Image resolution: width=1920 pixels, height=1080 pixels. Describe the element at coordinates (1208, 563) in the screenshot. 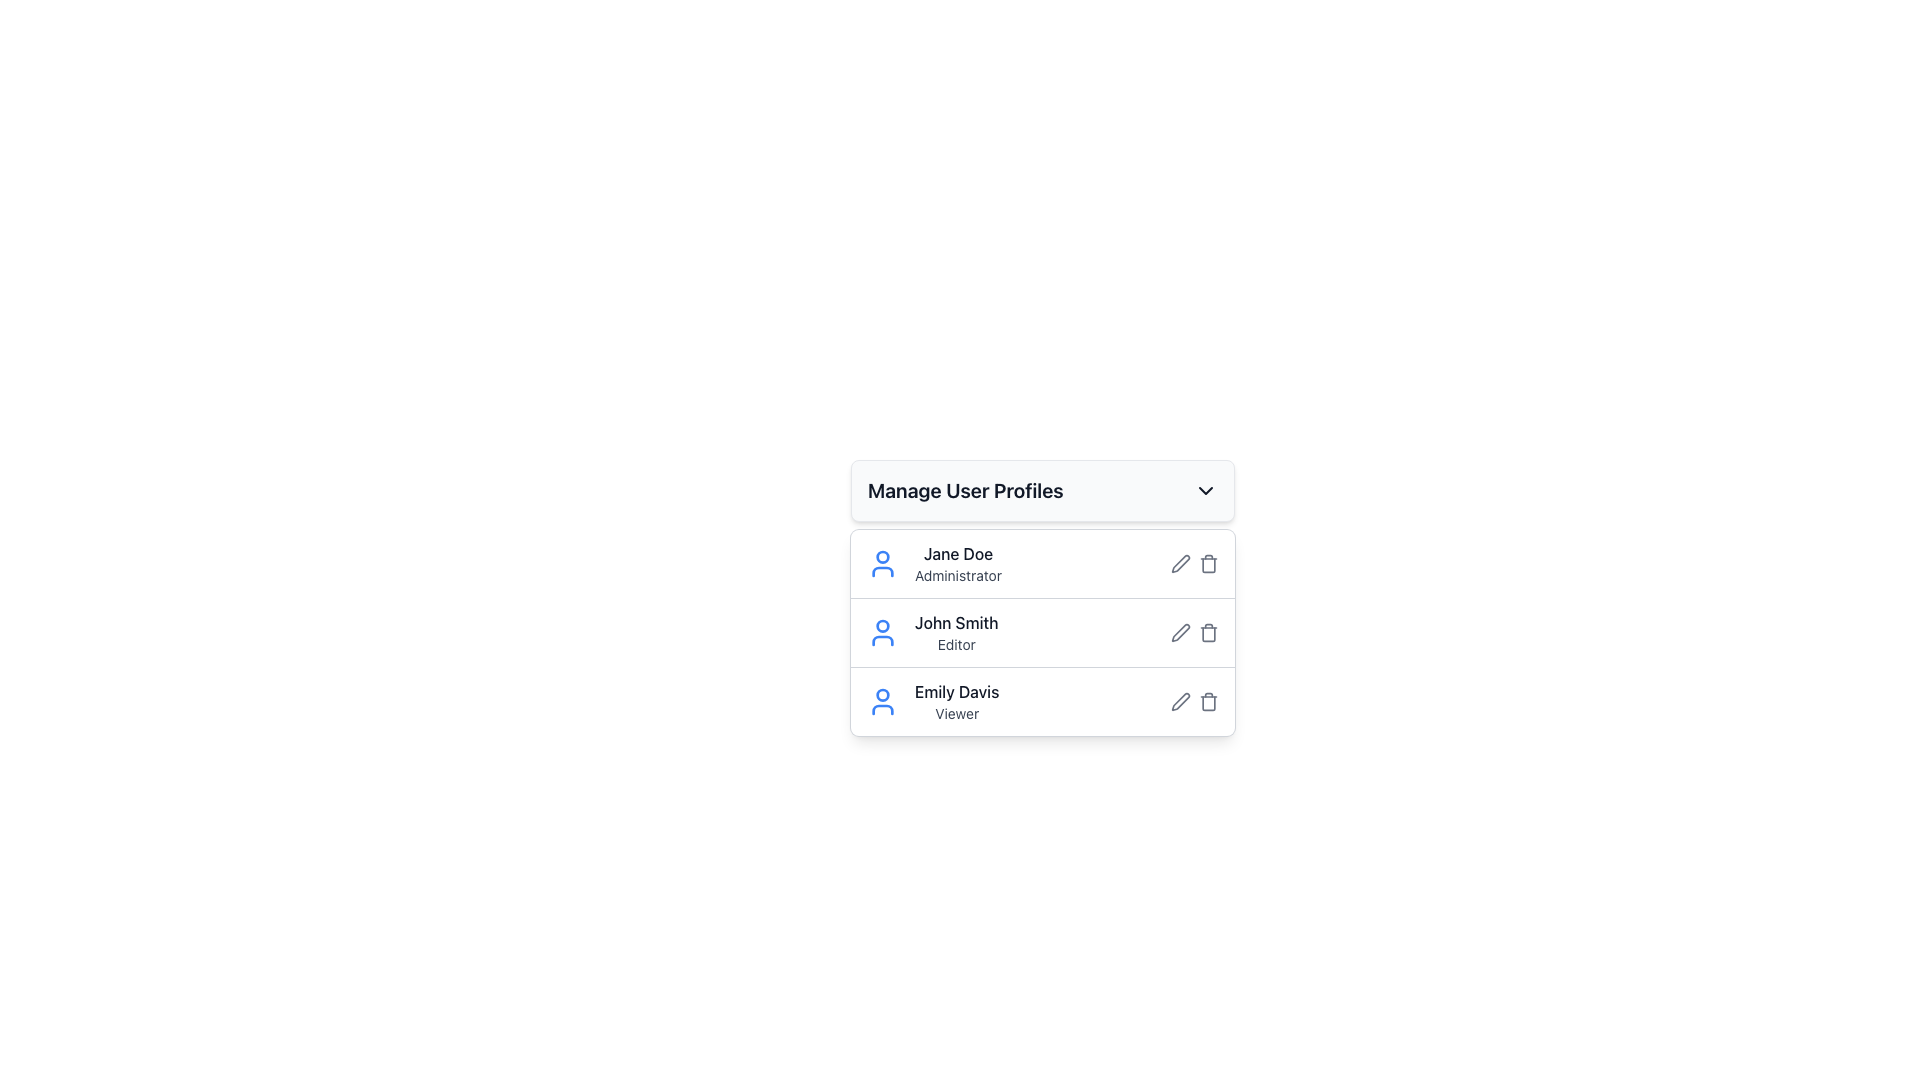

I see `the trash can icon in the top-right corner of the row containing 'Jane Doe' and 'Administrator'` at that location.